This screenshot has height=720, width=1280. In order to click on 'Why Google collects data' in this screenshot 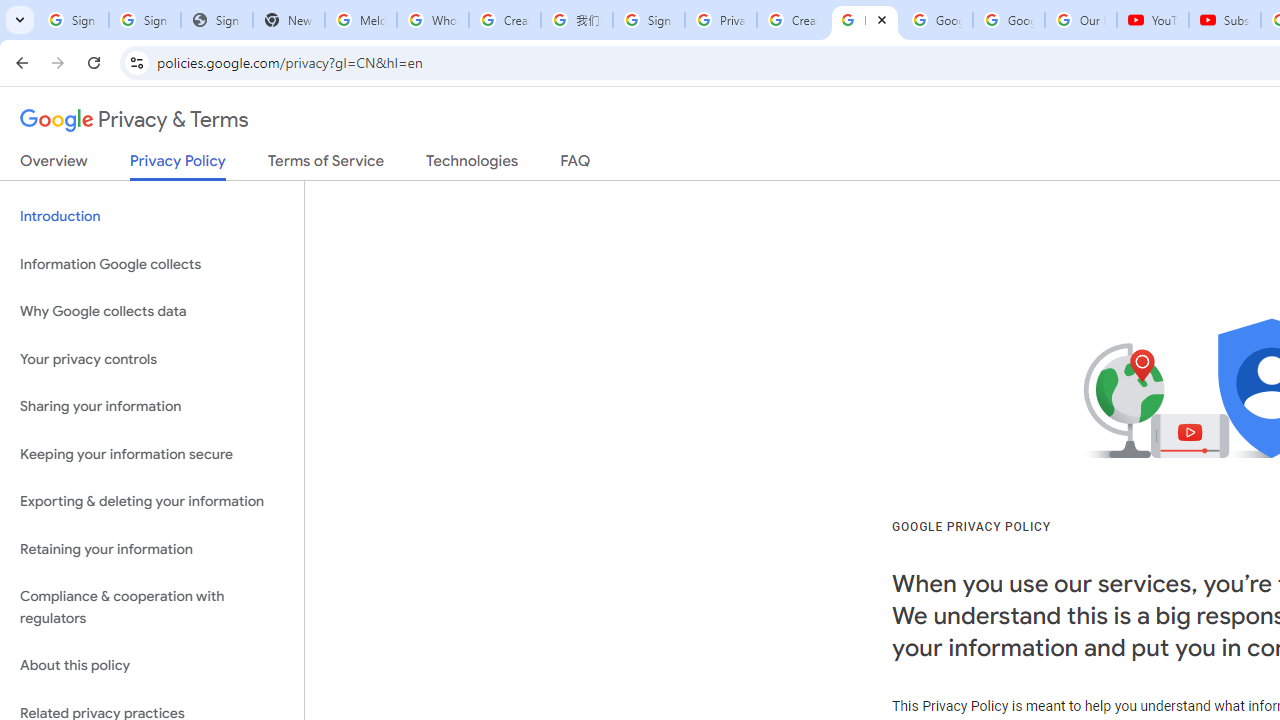, I will do `click(151, 312)`.